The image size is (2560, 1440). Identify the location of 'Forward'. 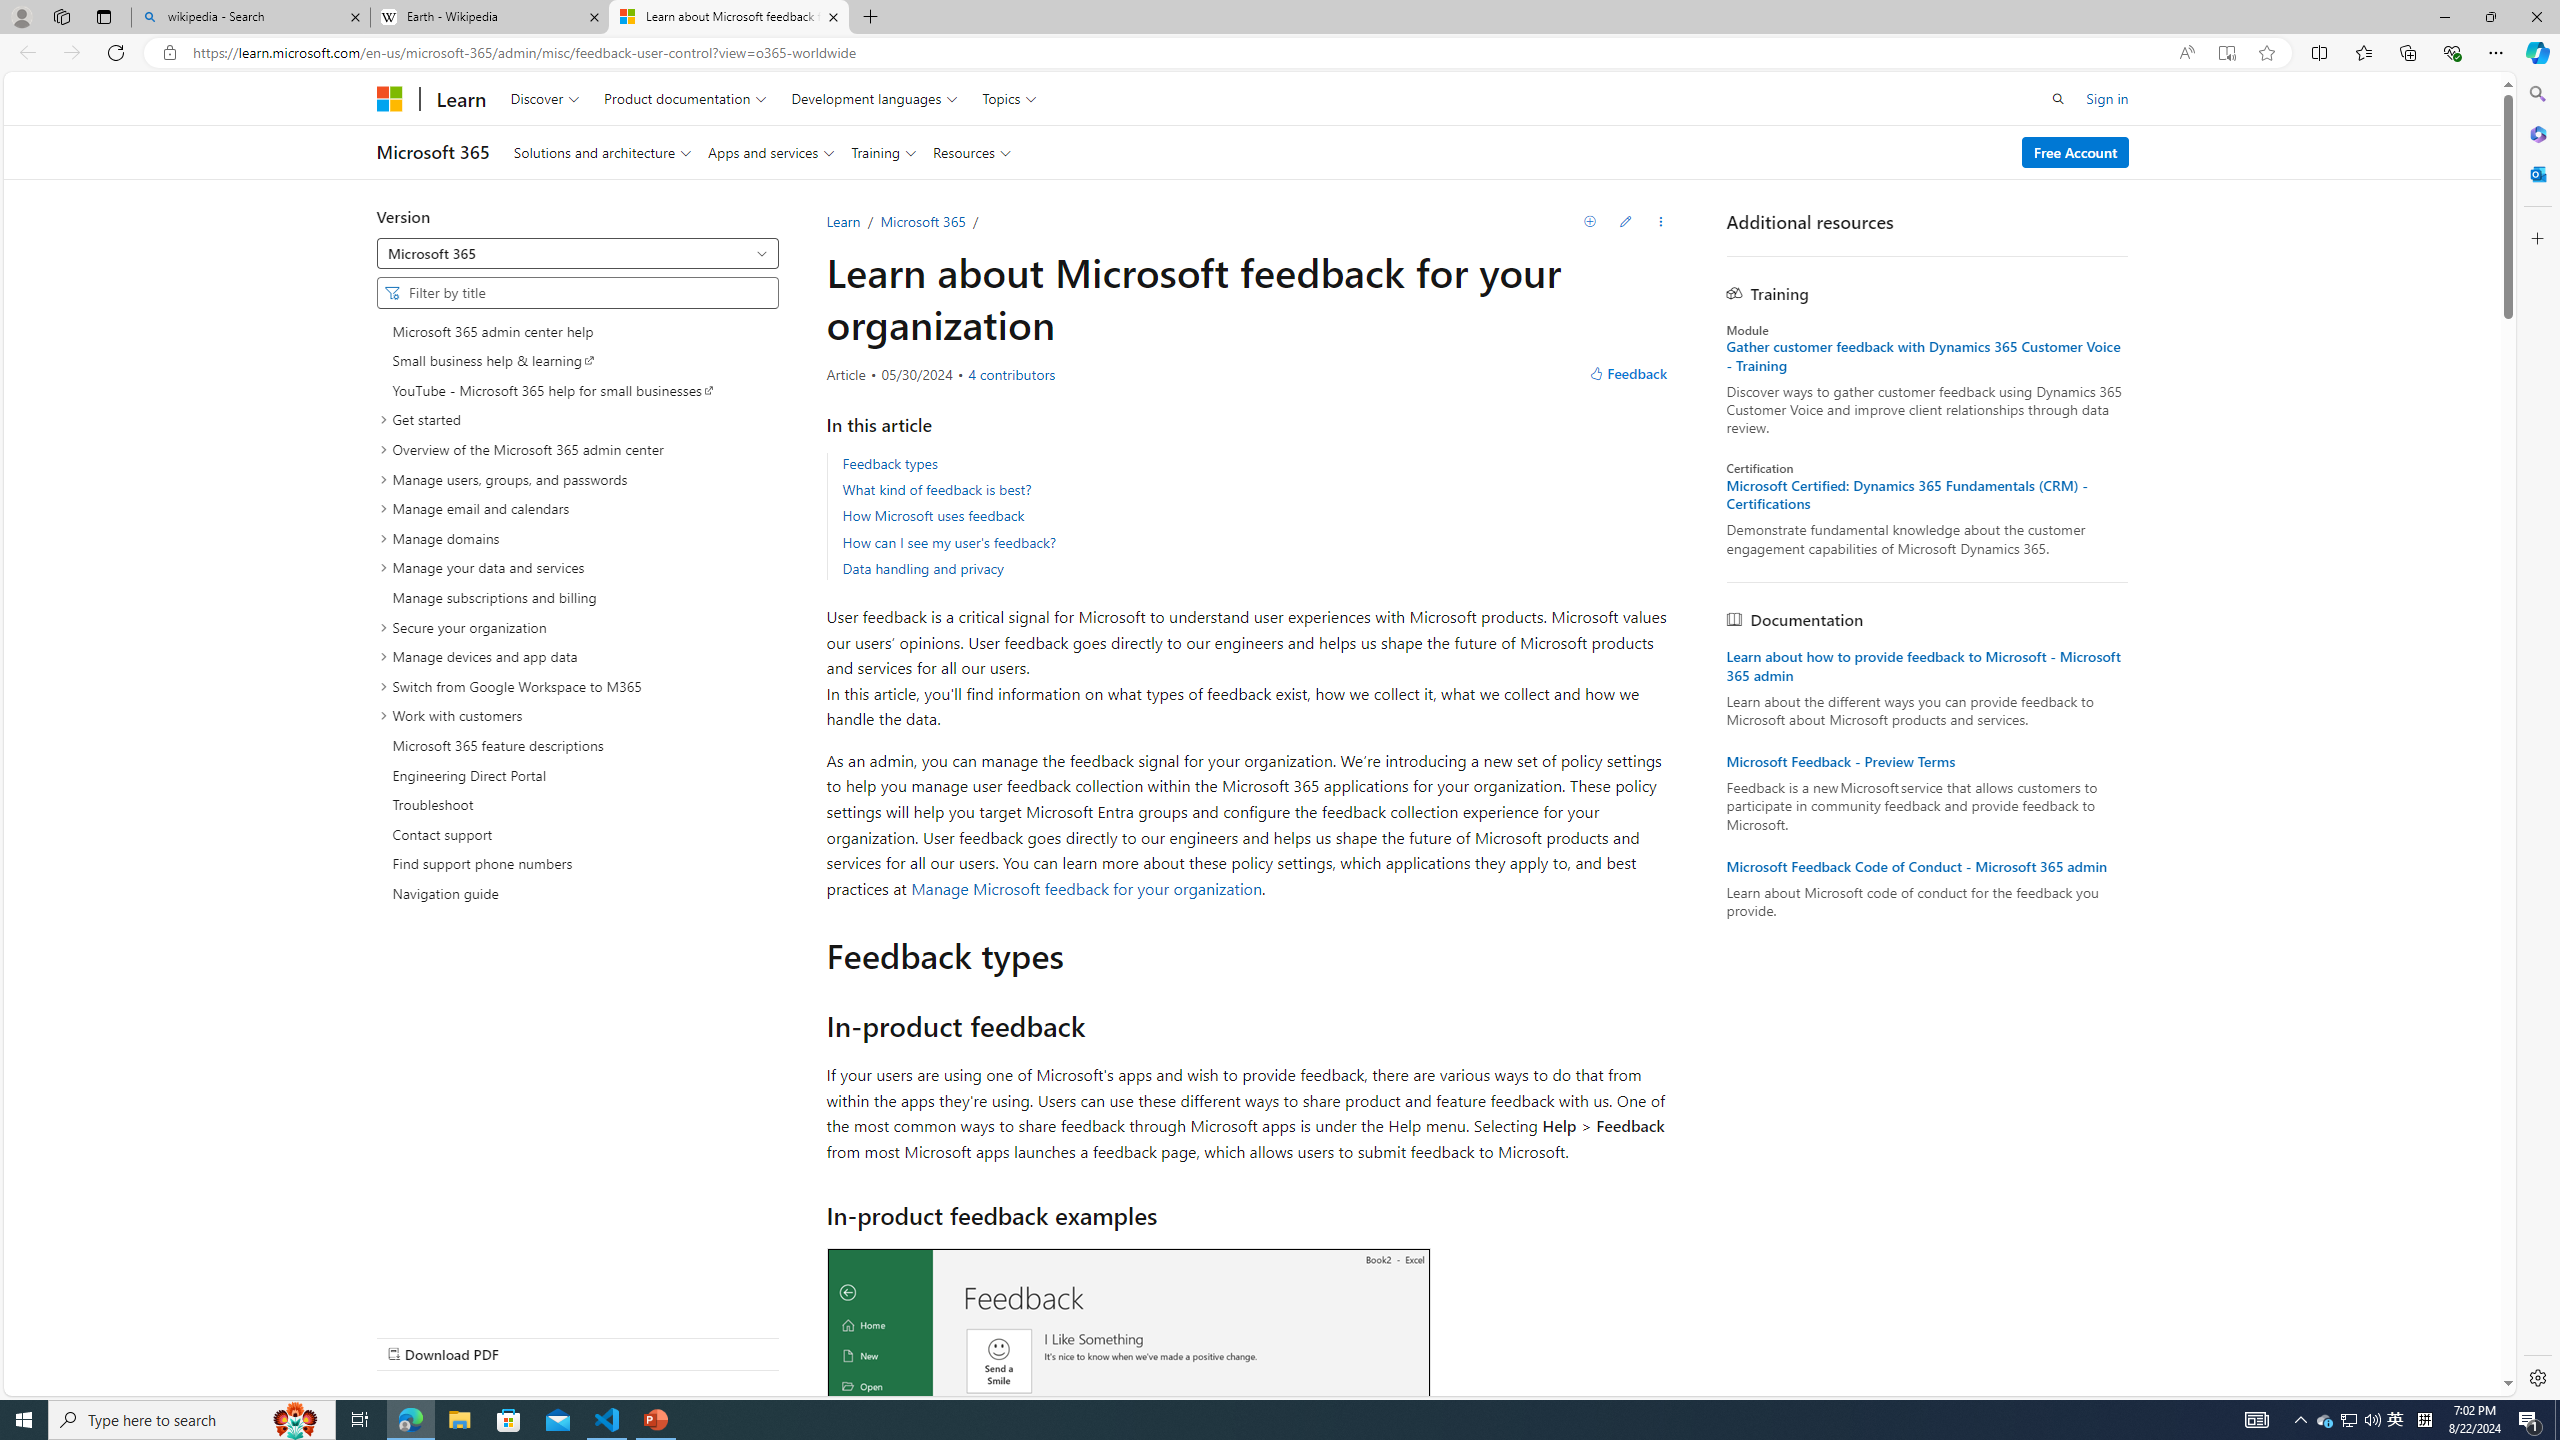
(70, 51).